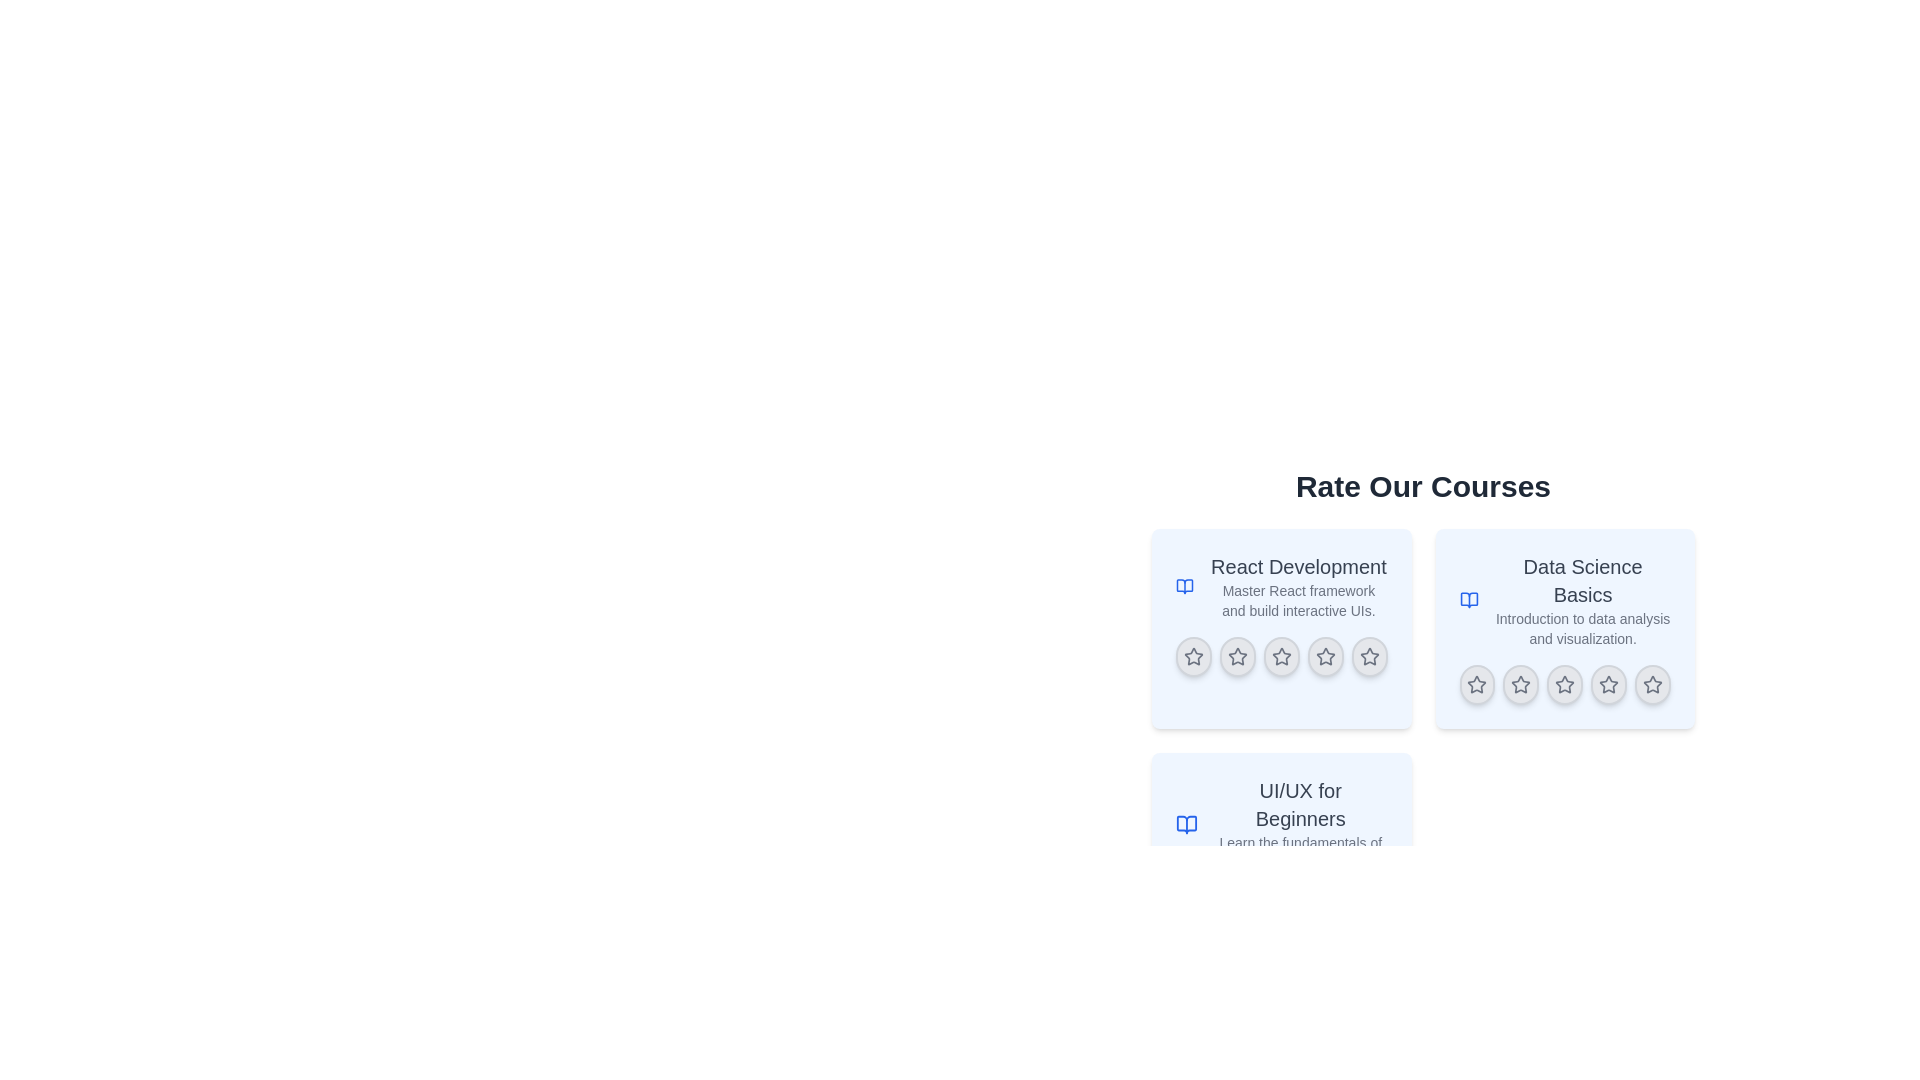 This screenshot has height=1080, width=1920. I want to click on the third star icon in the rating stars below the 'React Development' course card, so click(1281, 656).